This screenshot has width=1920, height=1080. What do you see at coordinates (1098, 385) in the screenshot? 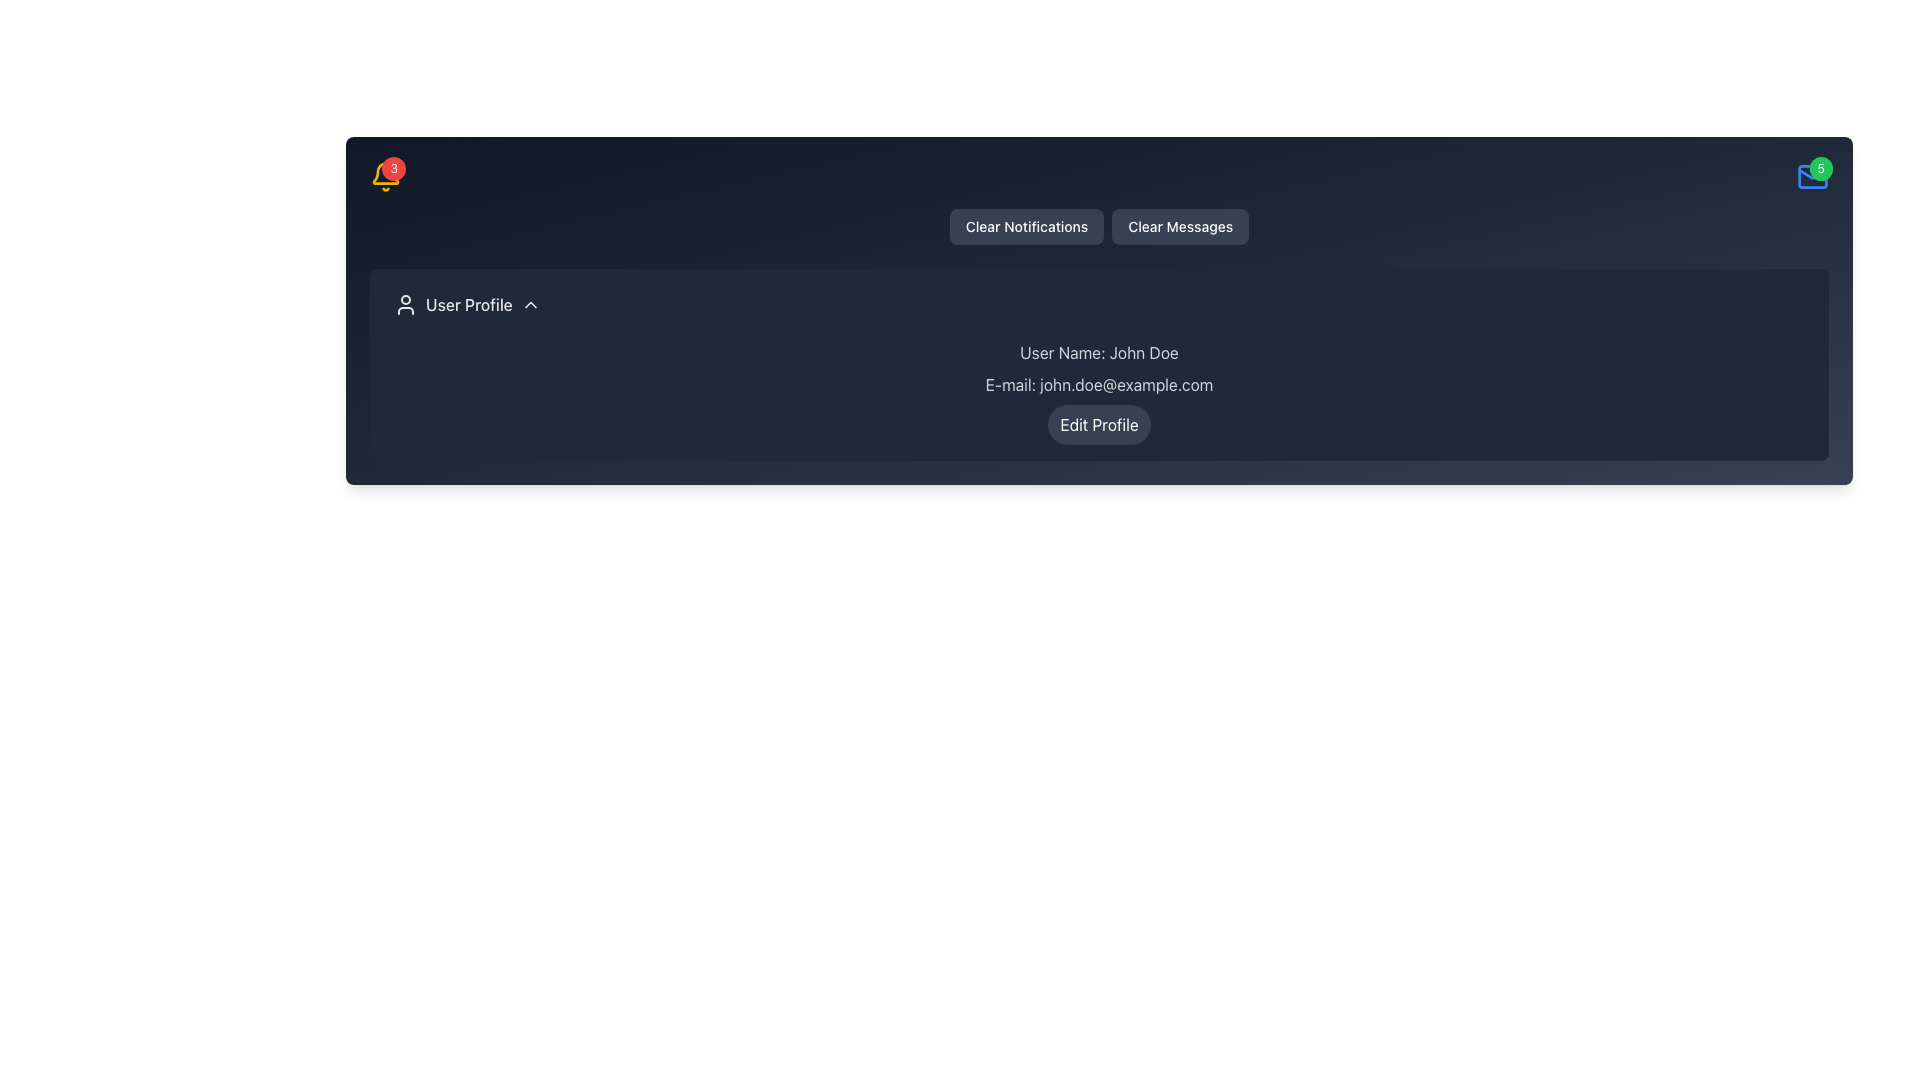
I see `the static text label displaying 'E-mail: john.doe@example.com', which is styled in gray and positioned between 'User Name: John Doe' and the 'Edit Profile' button` at bounding box center [1098, 385].